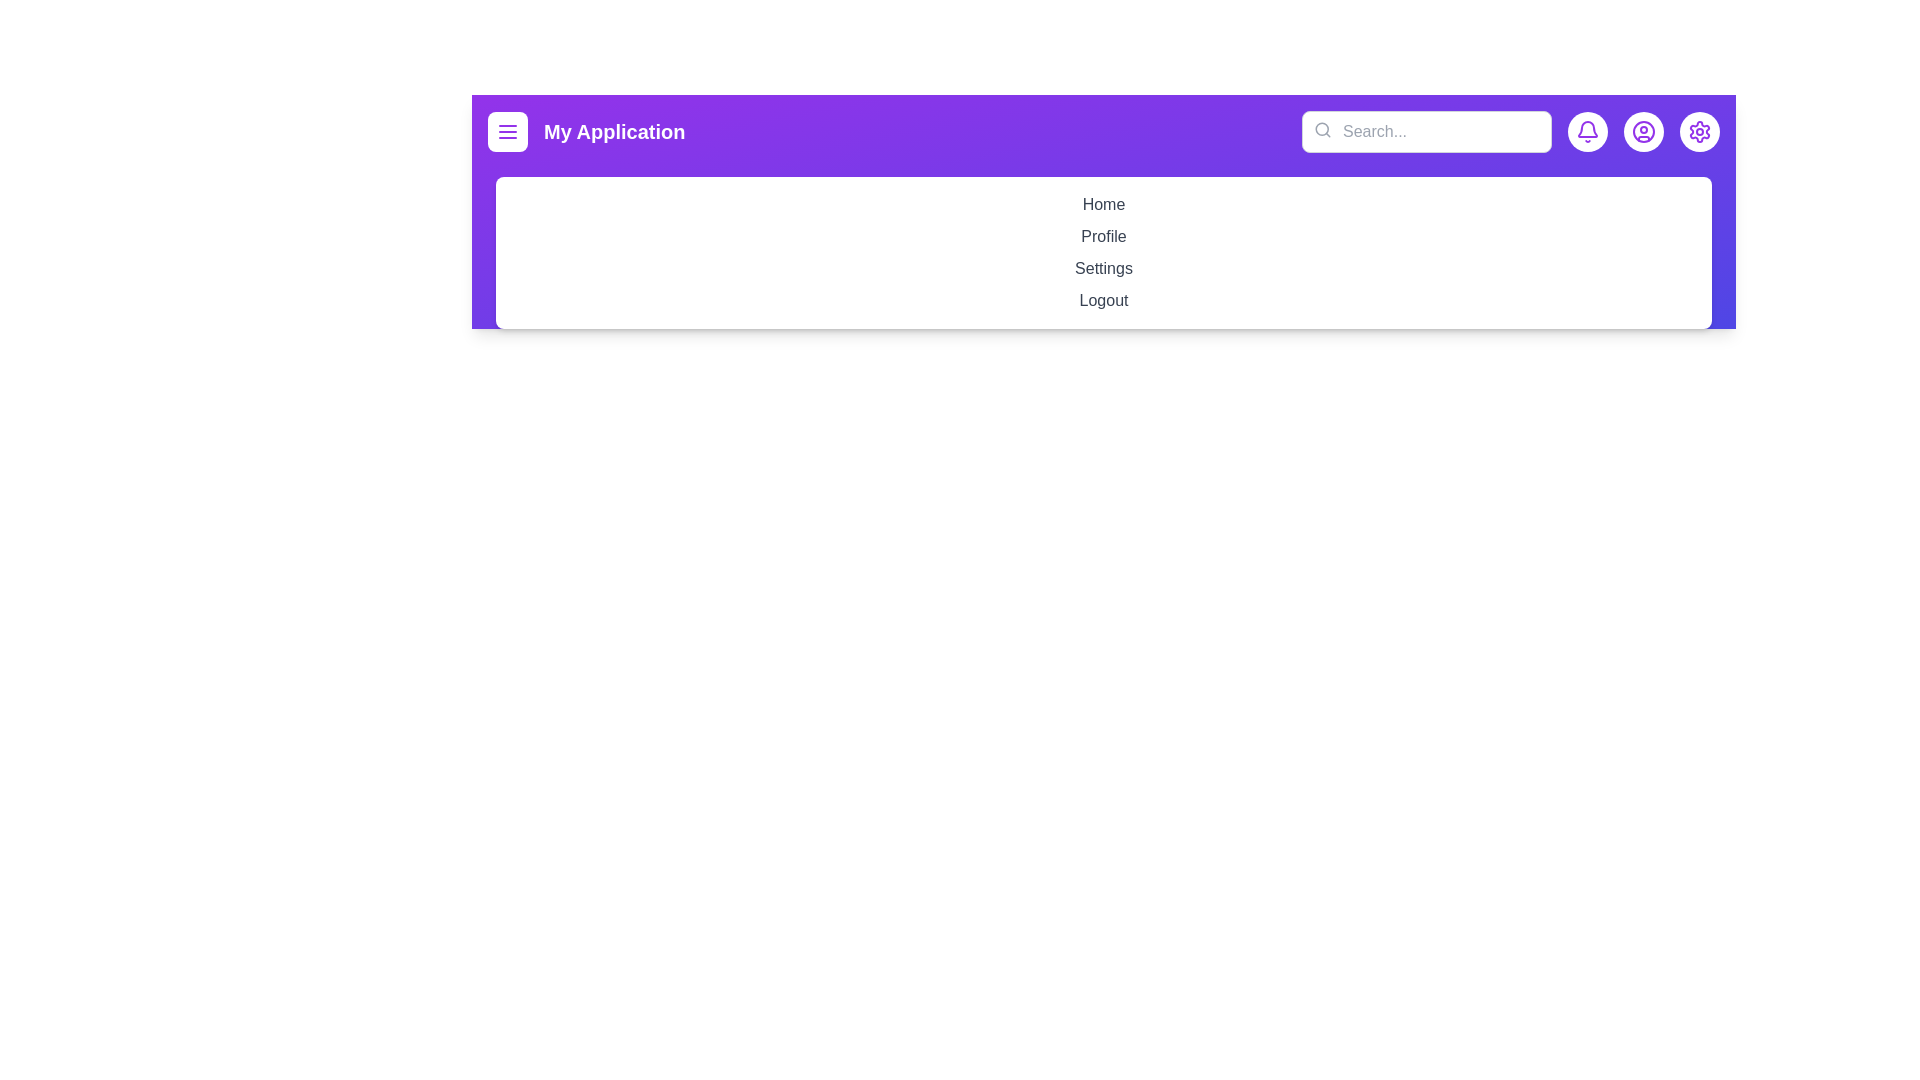  What do you see at coordinates (512, 268) in the screenshot?
I see `the menu item Settings` at bounding box center [512, 268].